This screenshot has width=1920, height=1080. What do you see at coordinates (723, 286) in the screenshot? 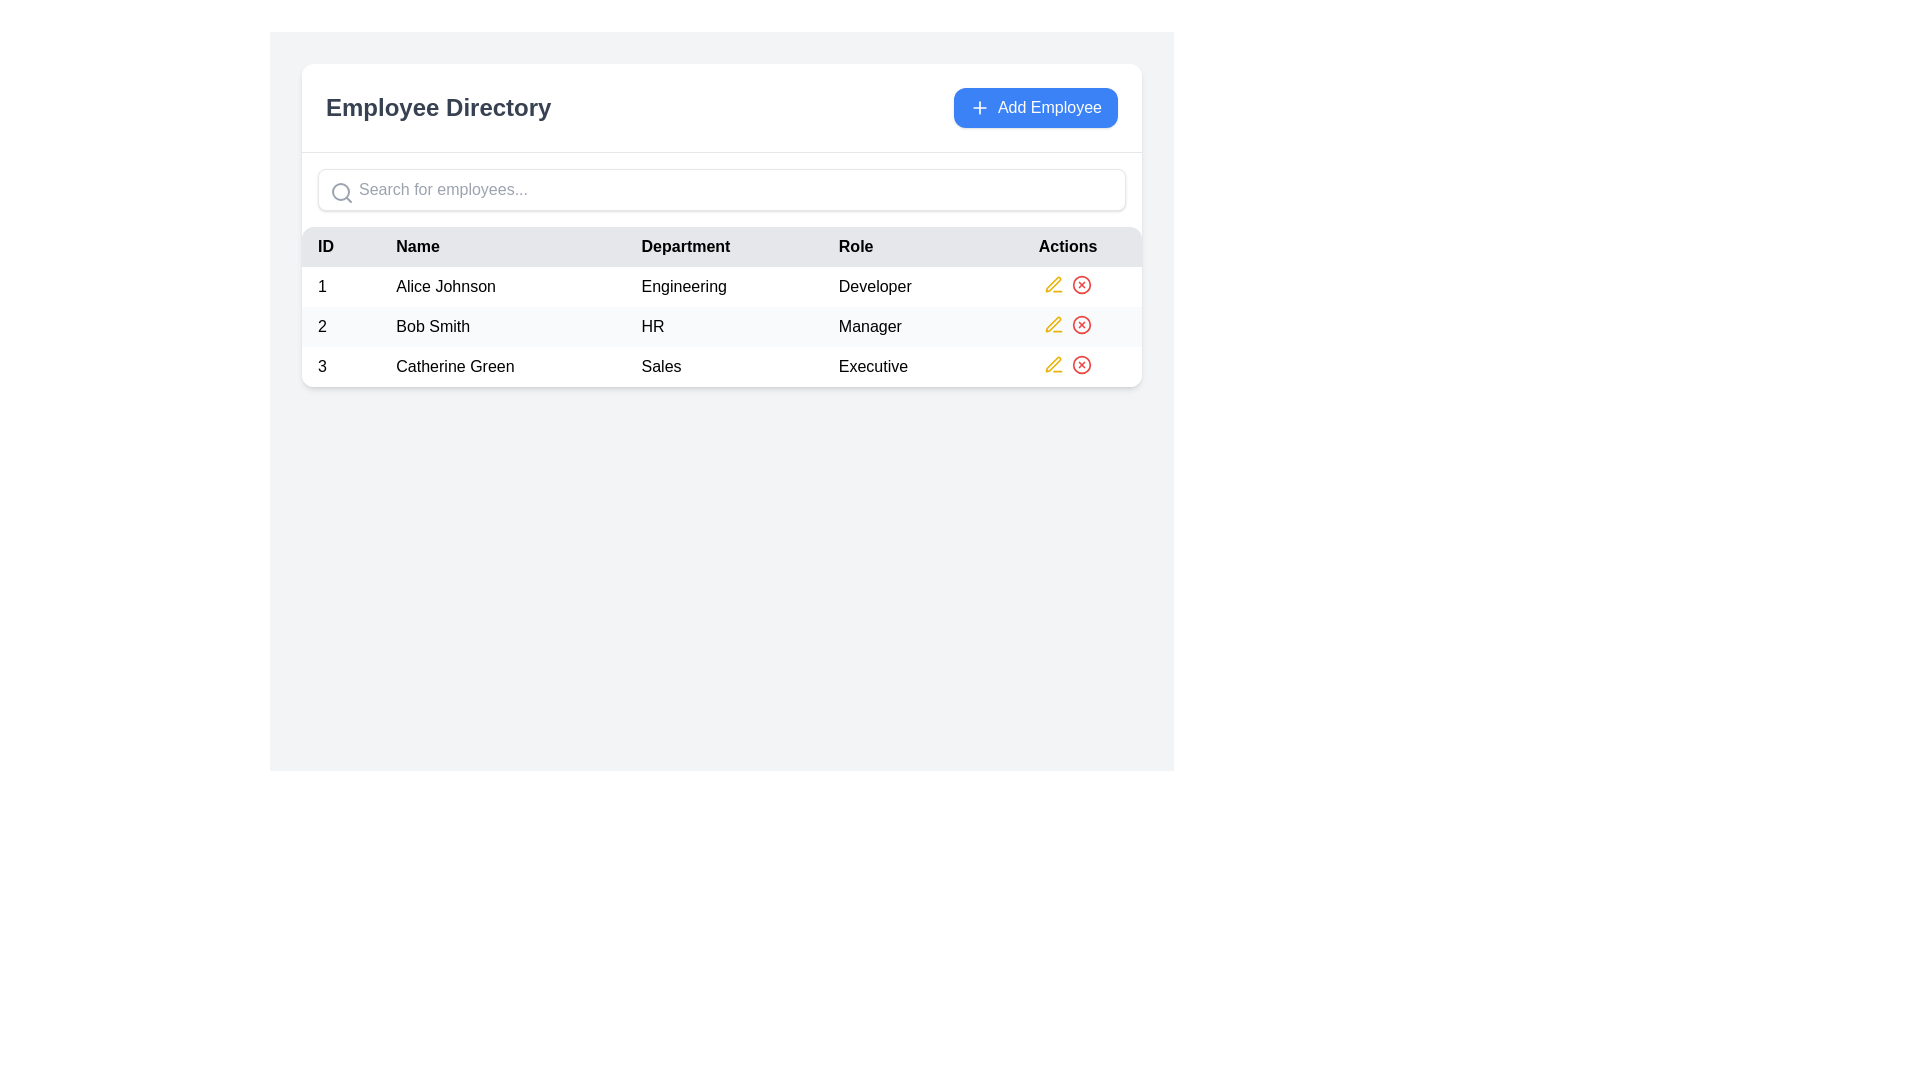
I see `the 'Engineering' department text label in the first row of the table, which is located in the 'Department' column, to identify it as a categorization label` at bounding box center [723, 286].